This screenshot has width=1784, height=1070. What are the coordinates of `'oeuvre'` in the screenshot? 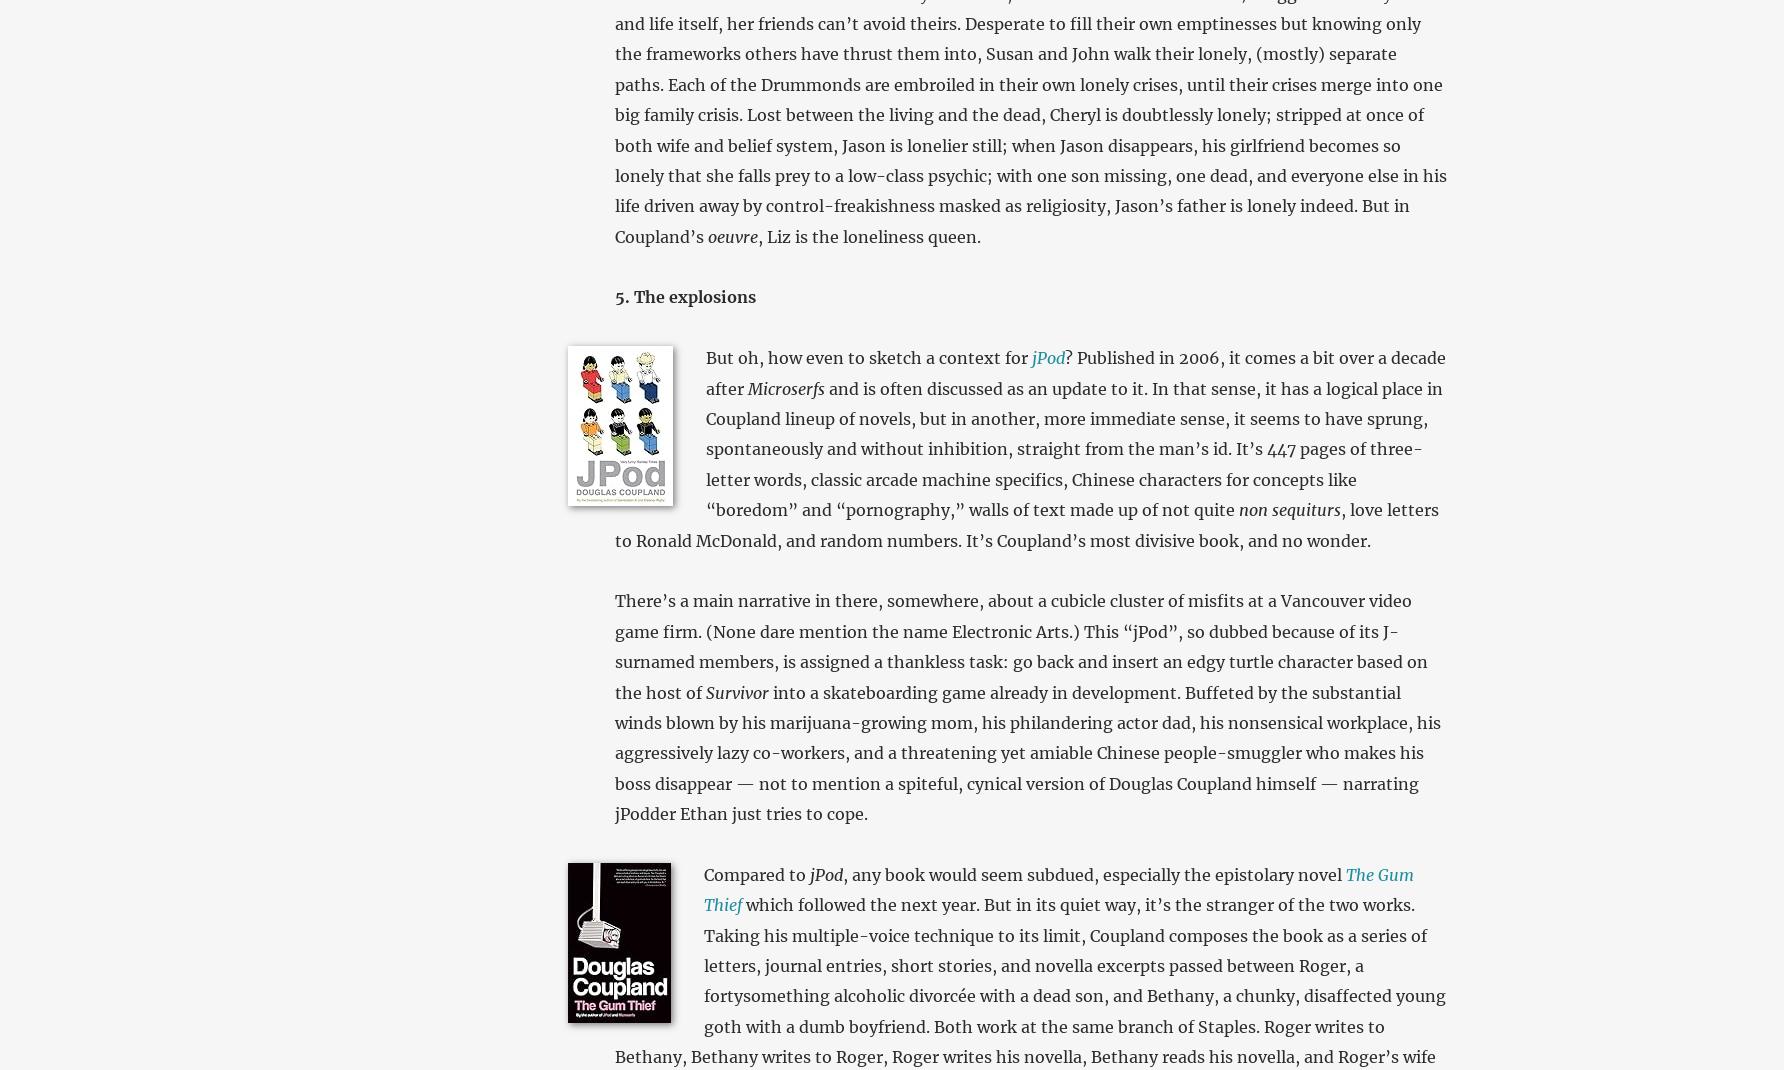 It's located at (731, 235).